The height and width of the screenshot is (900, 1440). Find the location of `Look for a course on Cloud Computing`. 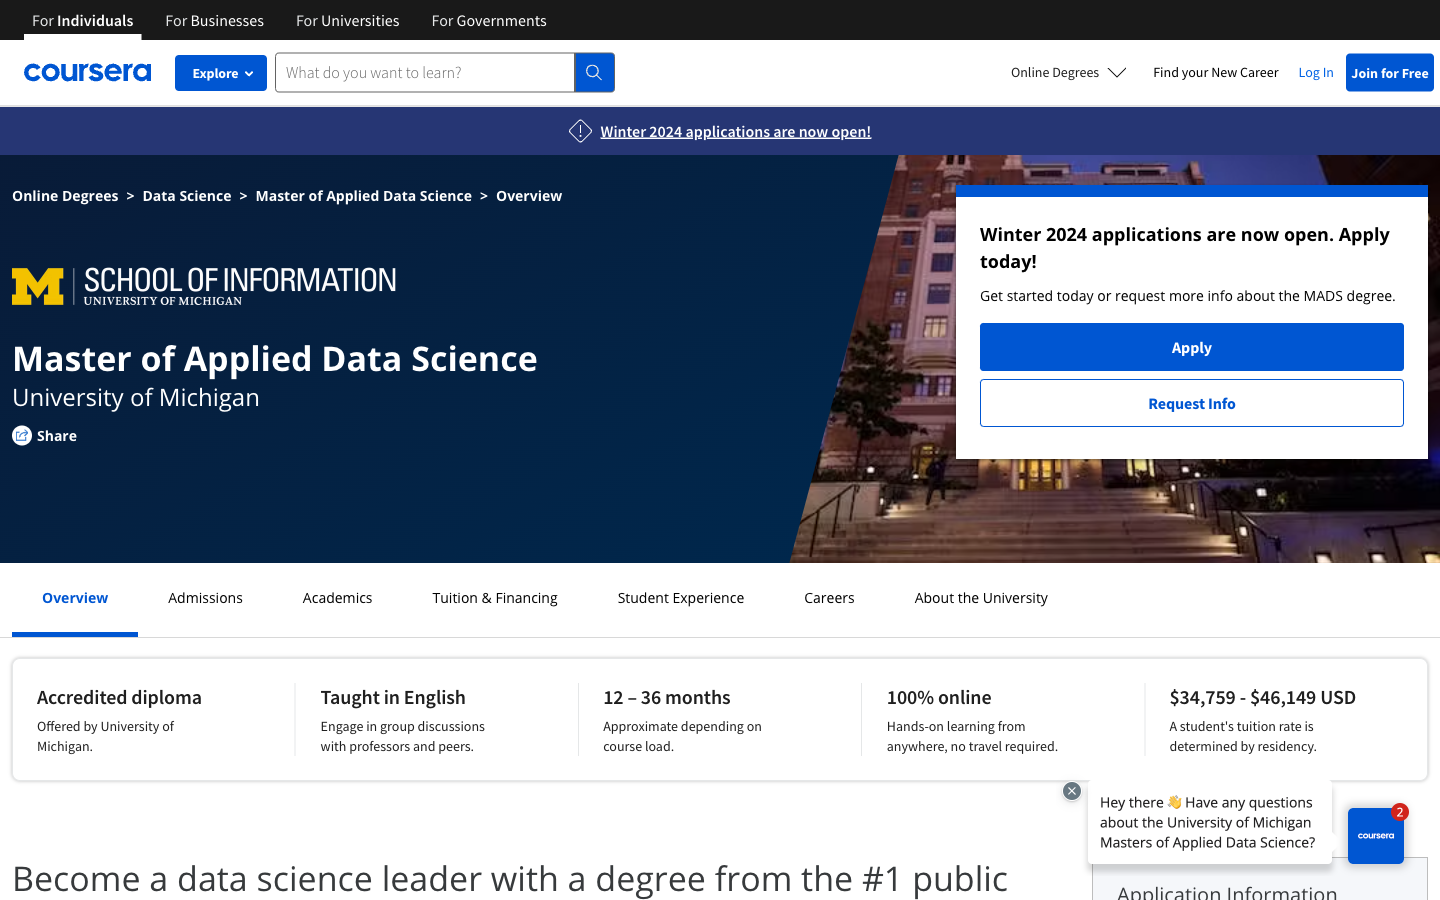

Look for a course on Cloud Computing is located at coordinates (680, 597).